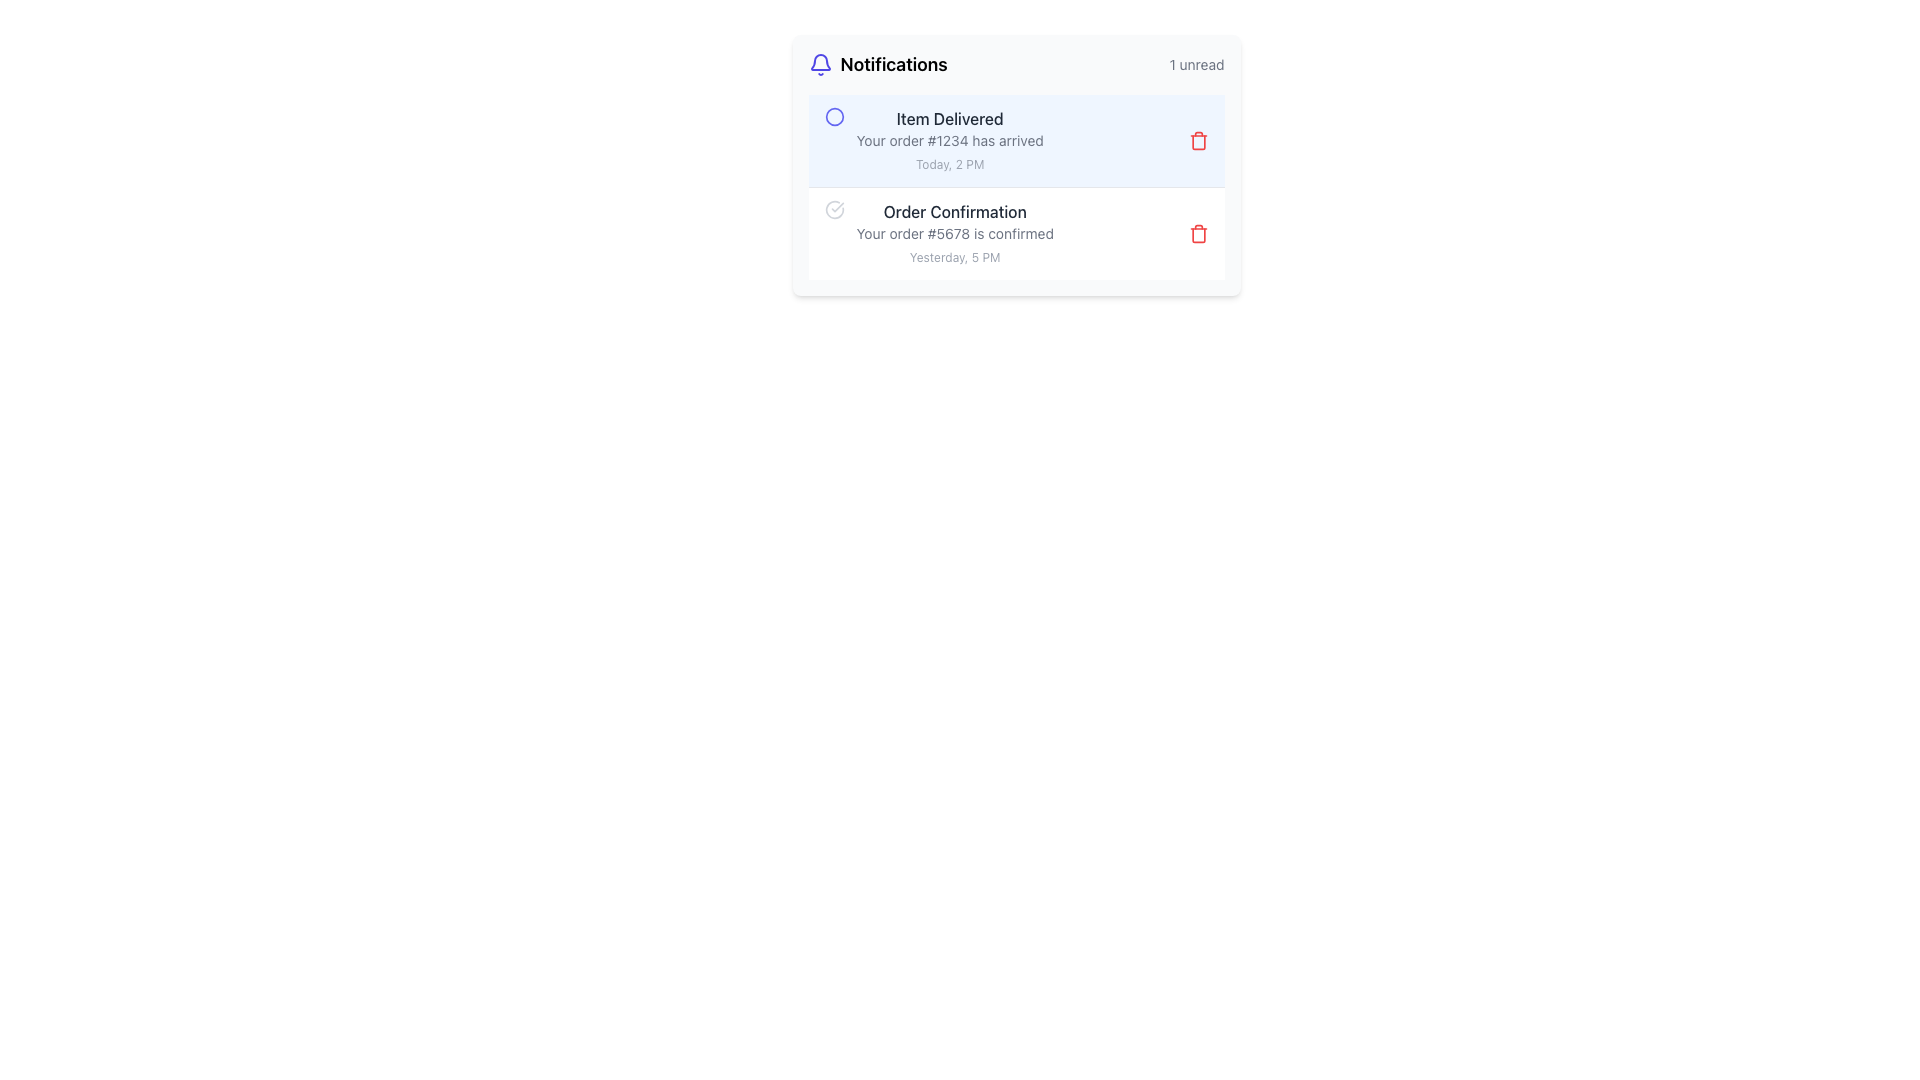  I want to click on the first notification item displaying 'Item Delivered', so click(933, 140).